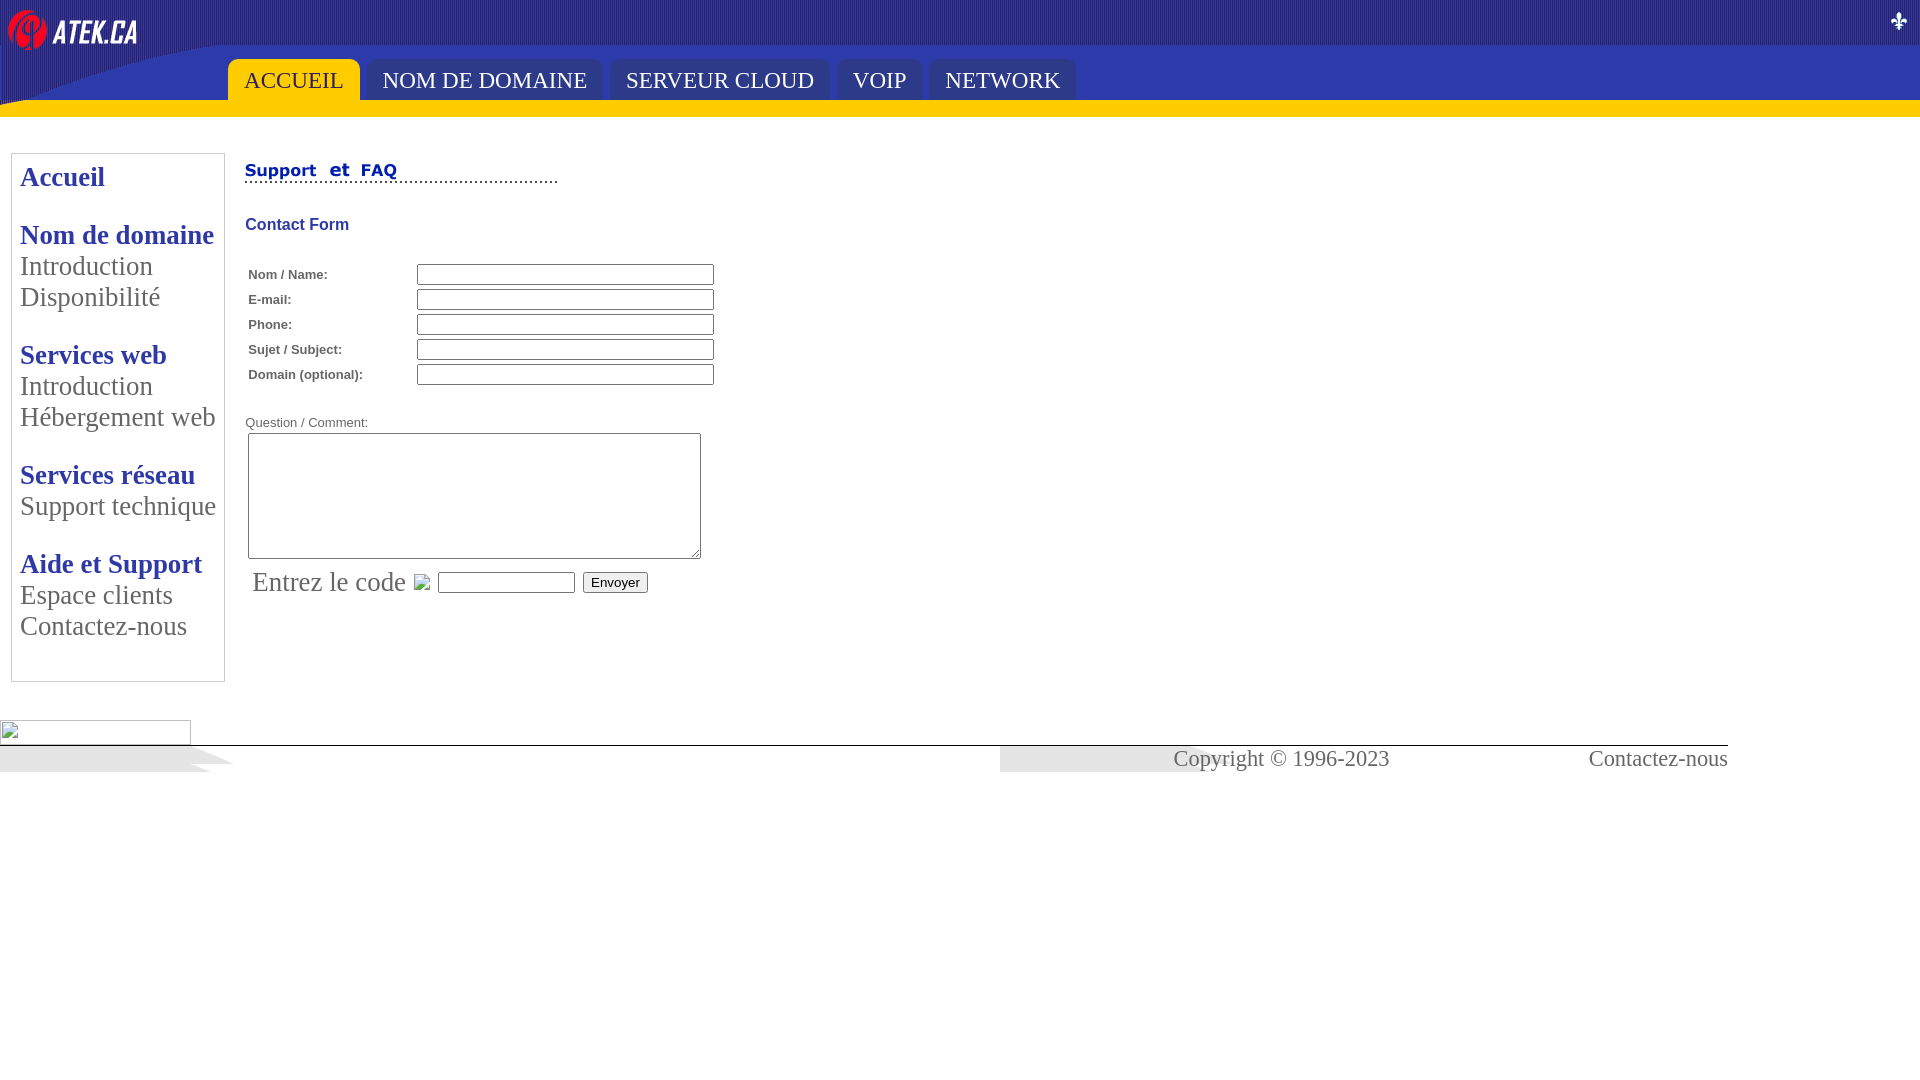  Describe the element at coordinates (879, 78) in the screenshot. I see `'VOIP'` at that location.